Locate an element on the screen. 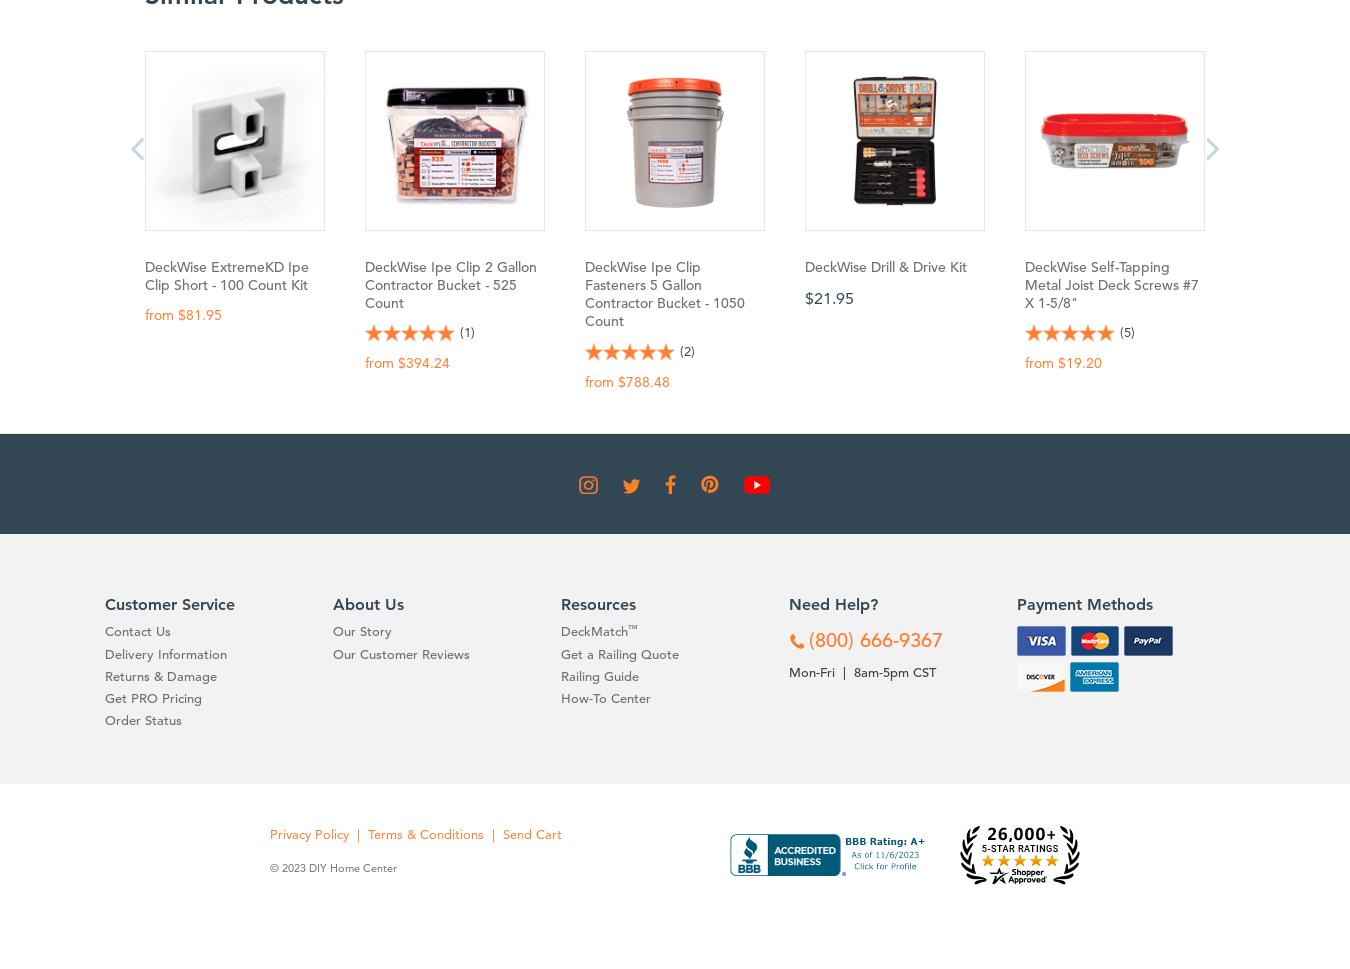 The height and width of the screenshot is (969, 1350). 'Customer Service' is located at coordinates (104, 603).